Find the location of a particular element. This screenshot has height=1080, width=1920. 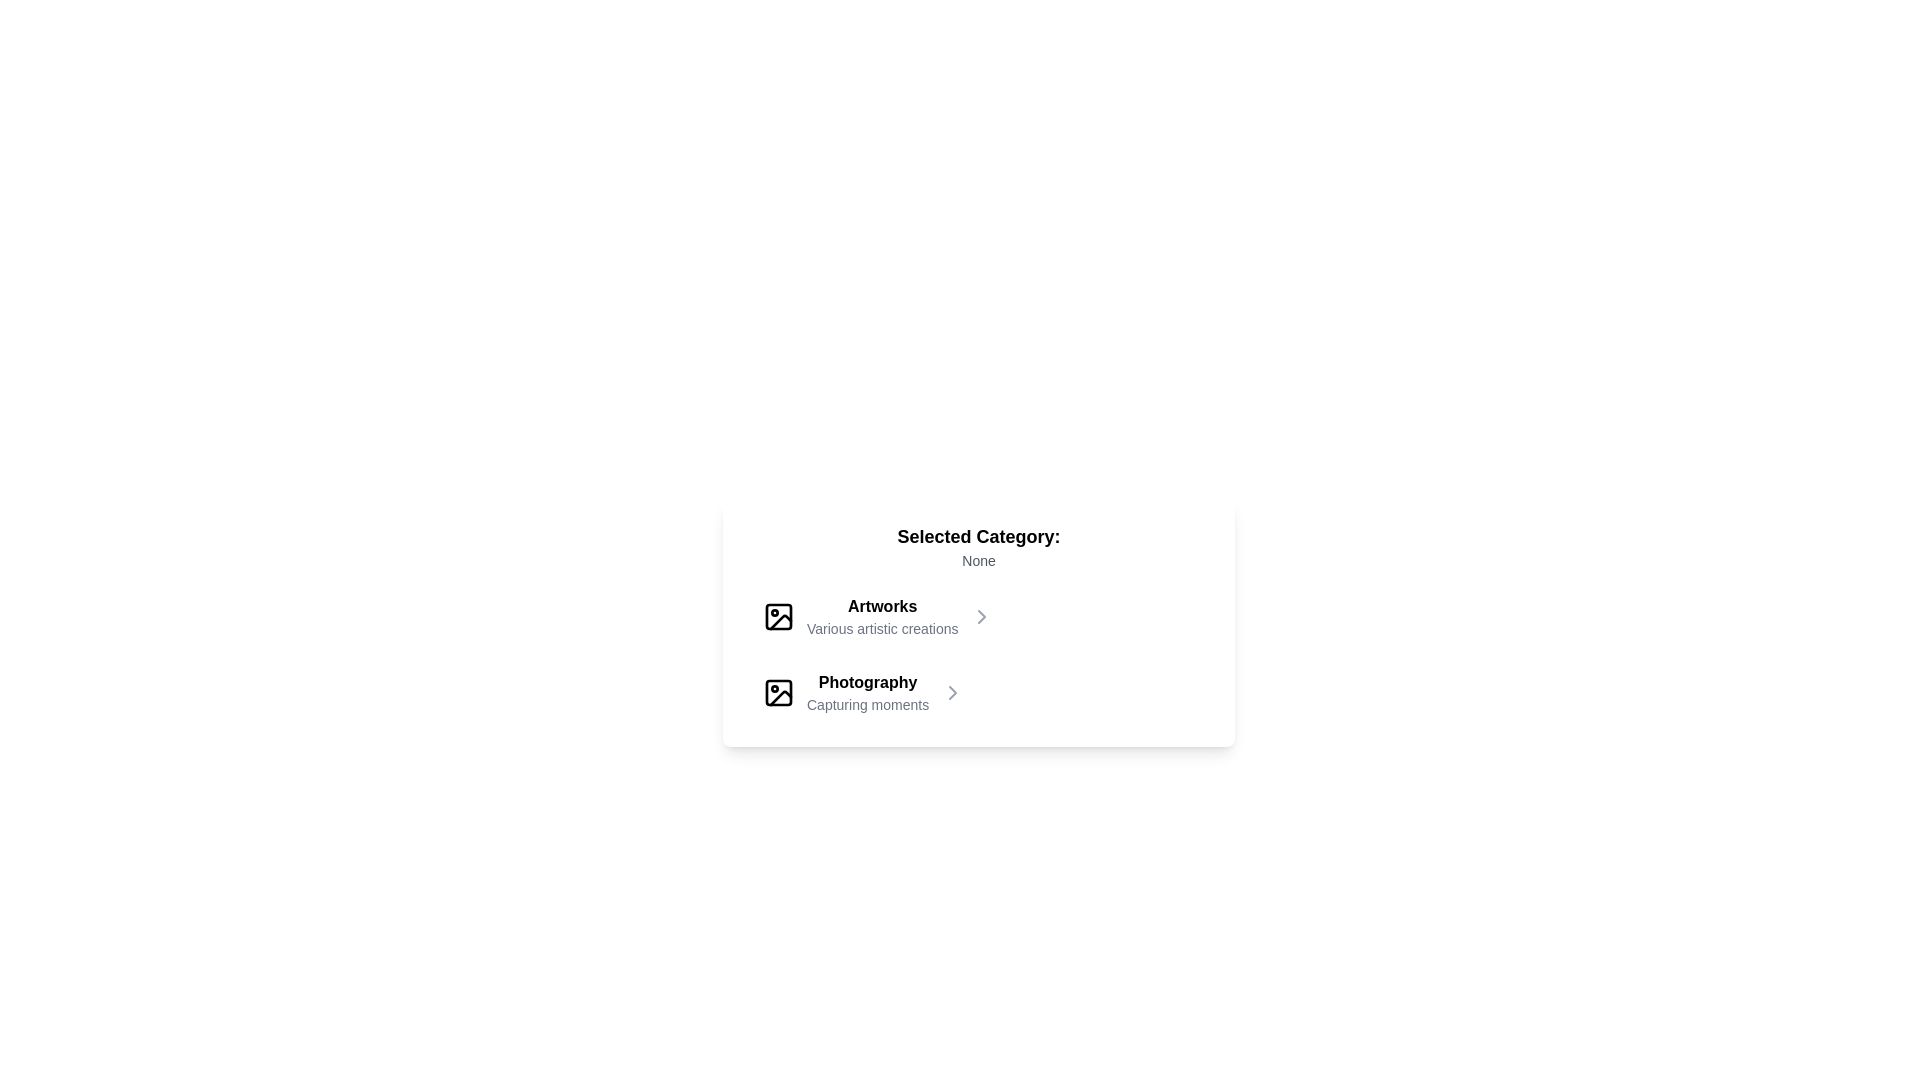

the right-pointing chevron icon located to the right of the 'Photography' label is located at coordinates (952, 692).